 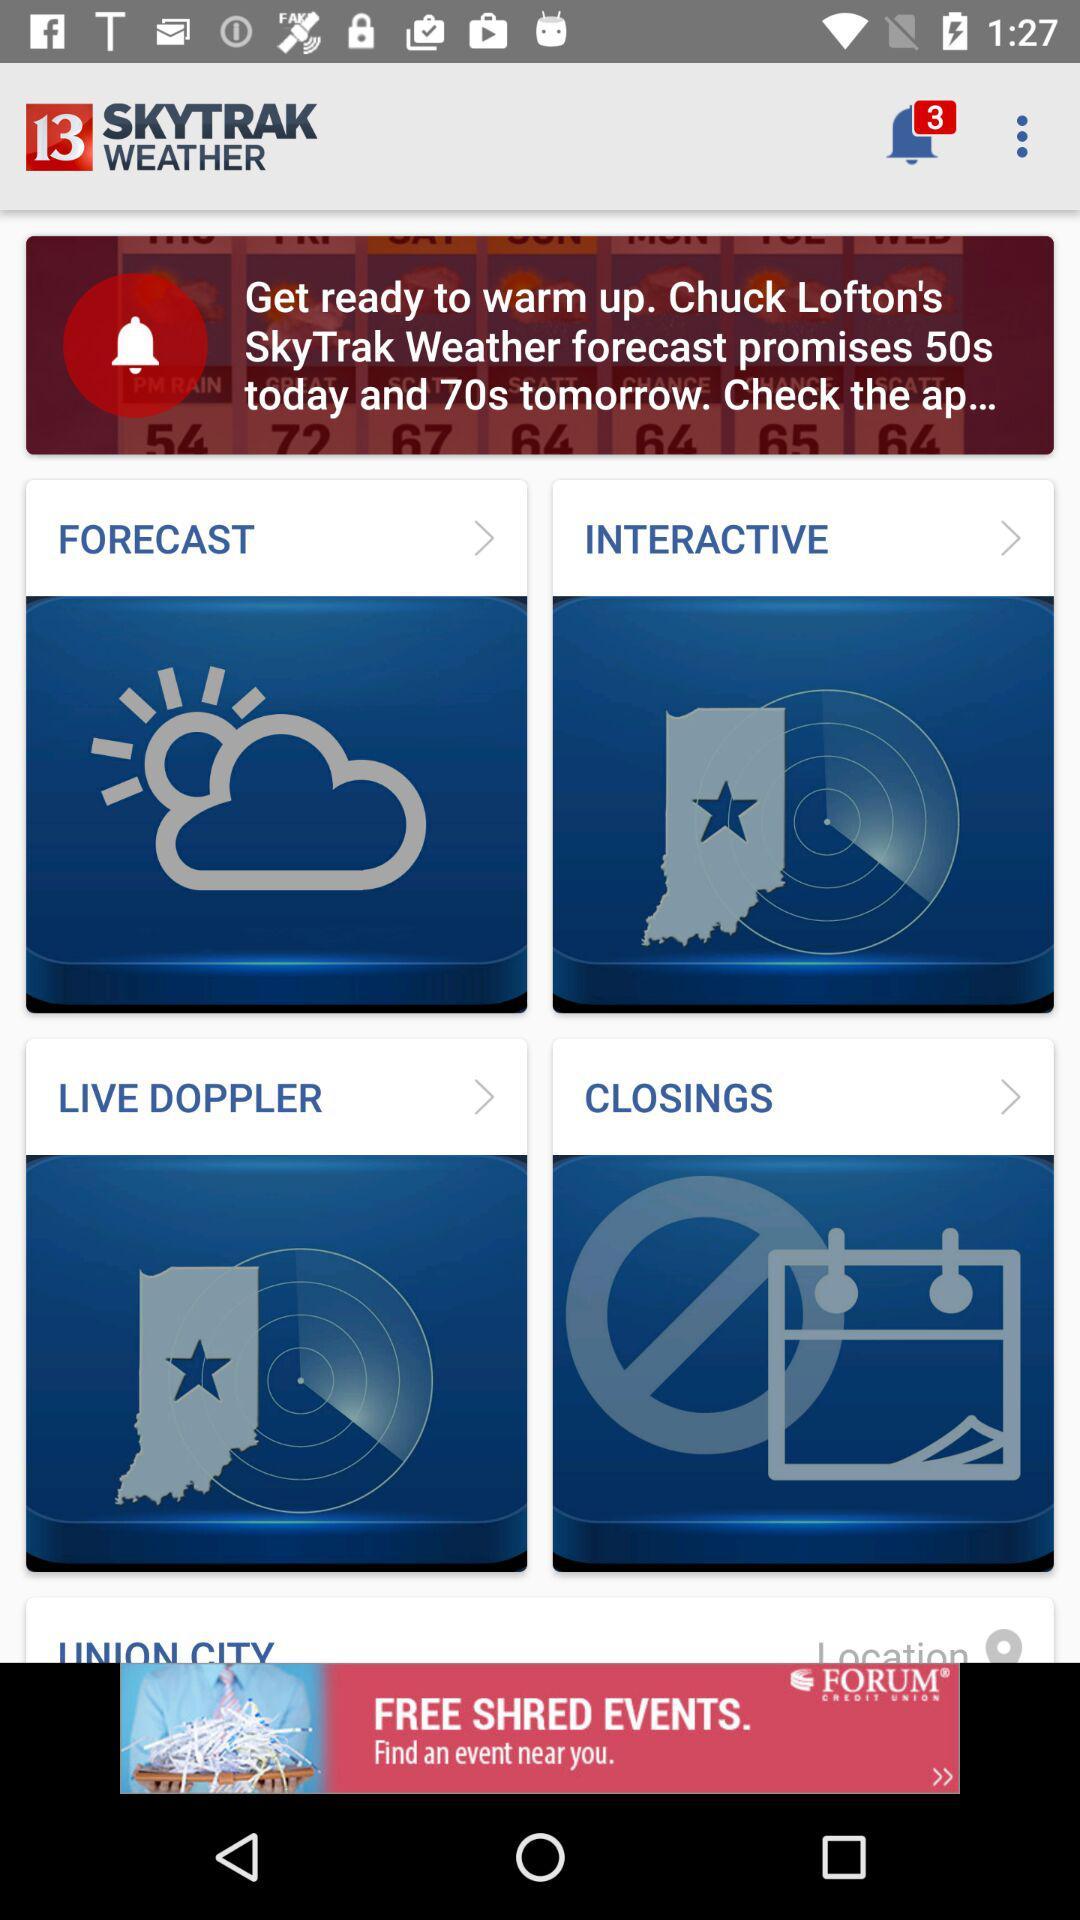 What do you see at coordinates (135, 345) in the screenshot?
I see `alarm on the second row` at bounding box center [135, 345].